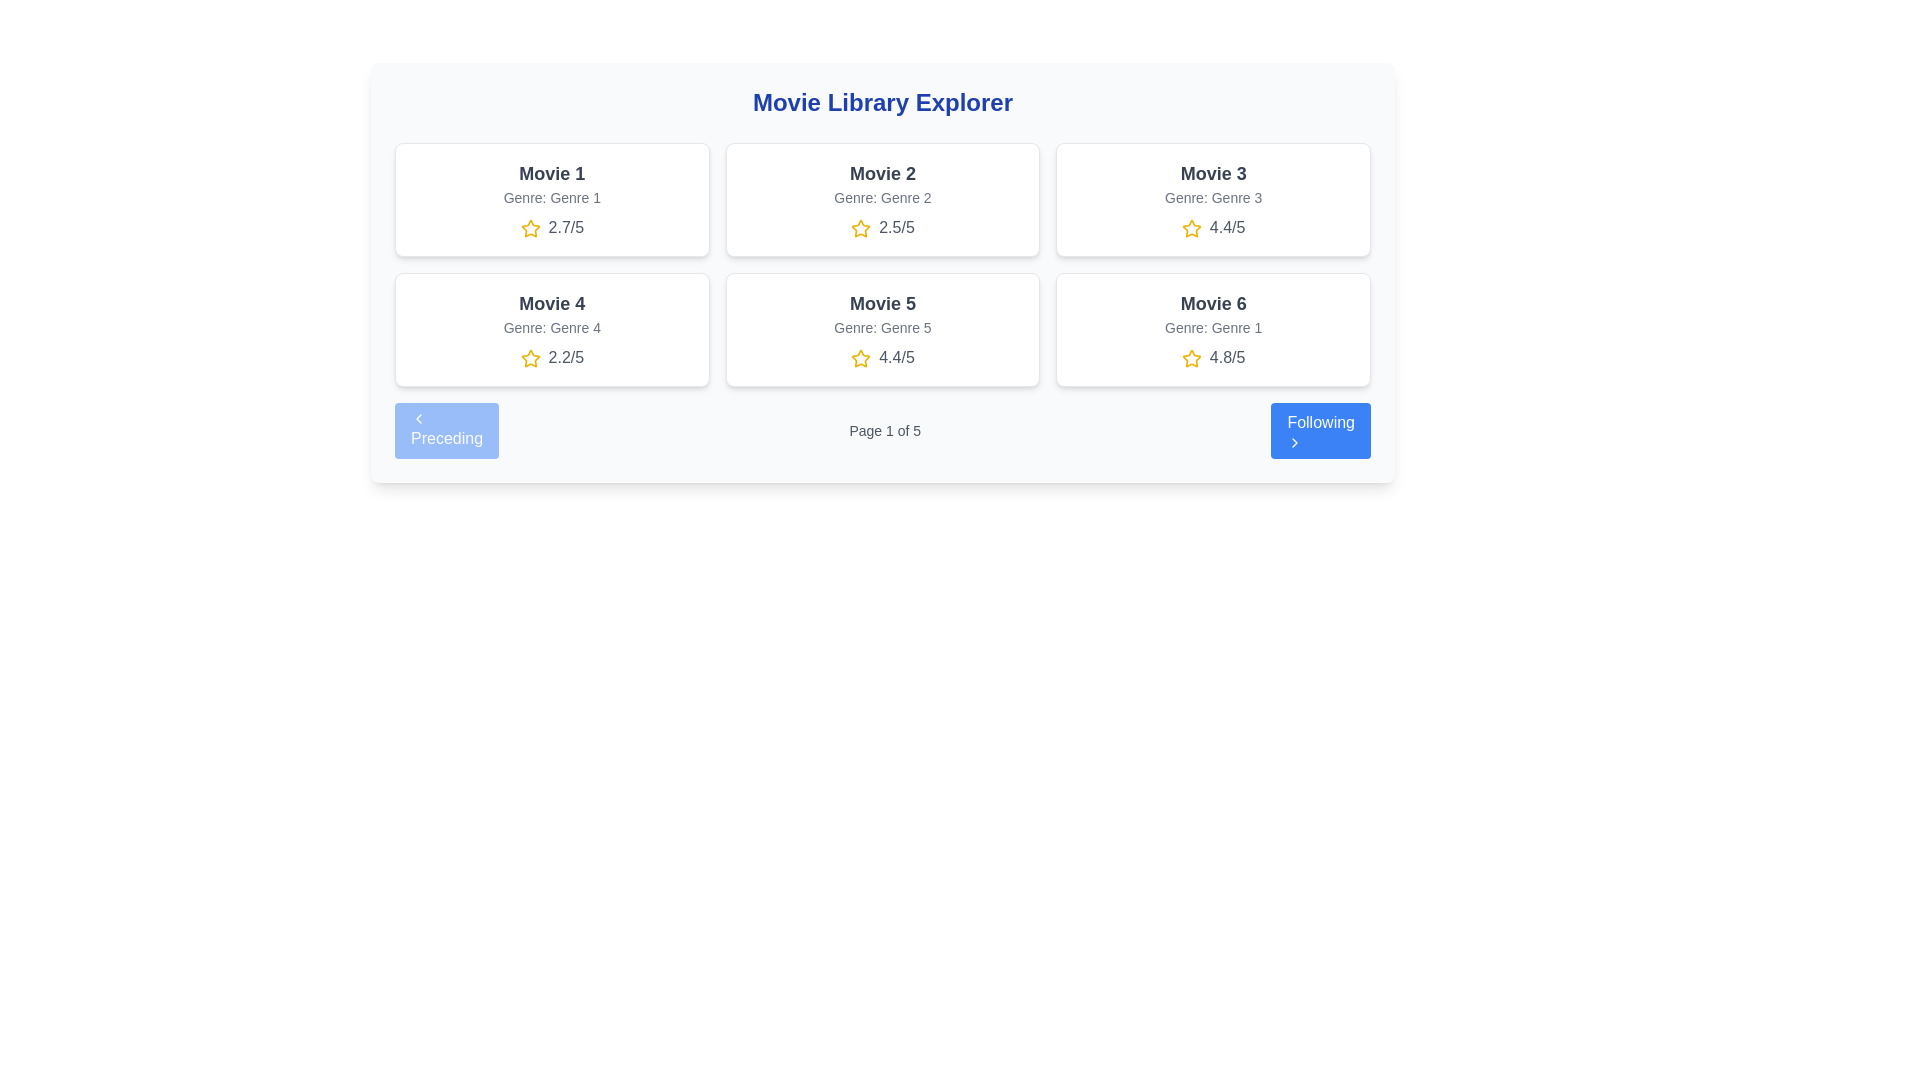 This screenshot has height=1080, width=1920. What do you see at coordinates (417, 418) in the screenshot?
I see `the visual indicator icon located in the left-hand side of the 'Preceding' navigation button at the bottom section of the interface for visual feedback` at bounding box center [417, 418].